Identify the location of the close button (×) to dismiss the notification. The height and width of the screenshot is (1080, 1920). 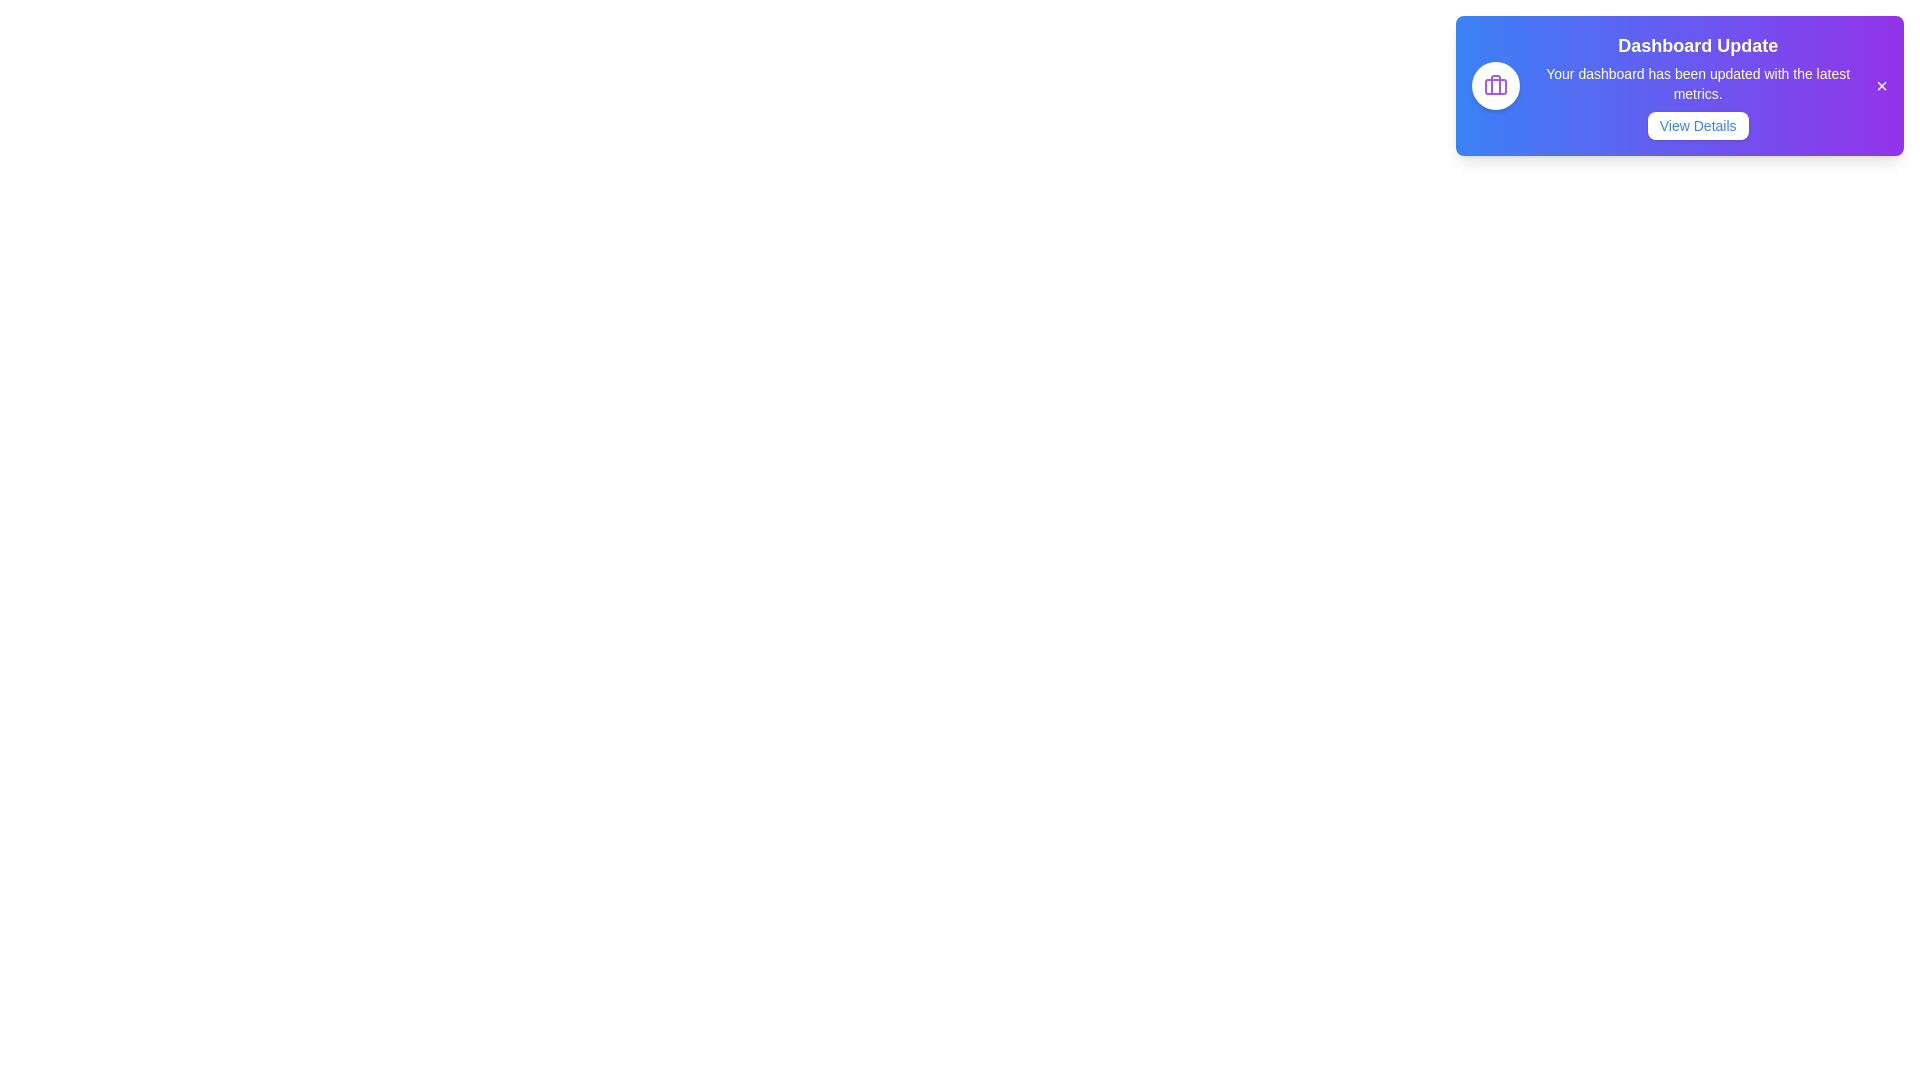
(1880, 84).